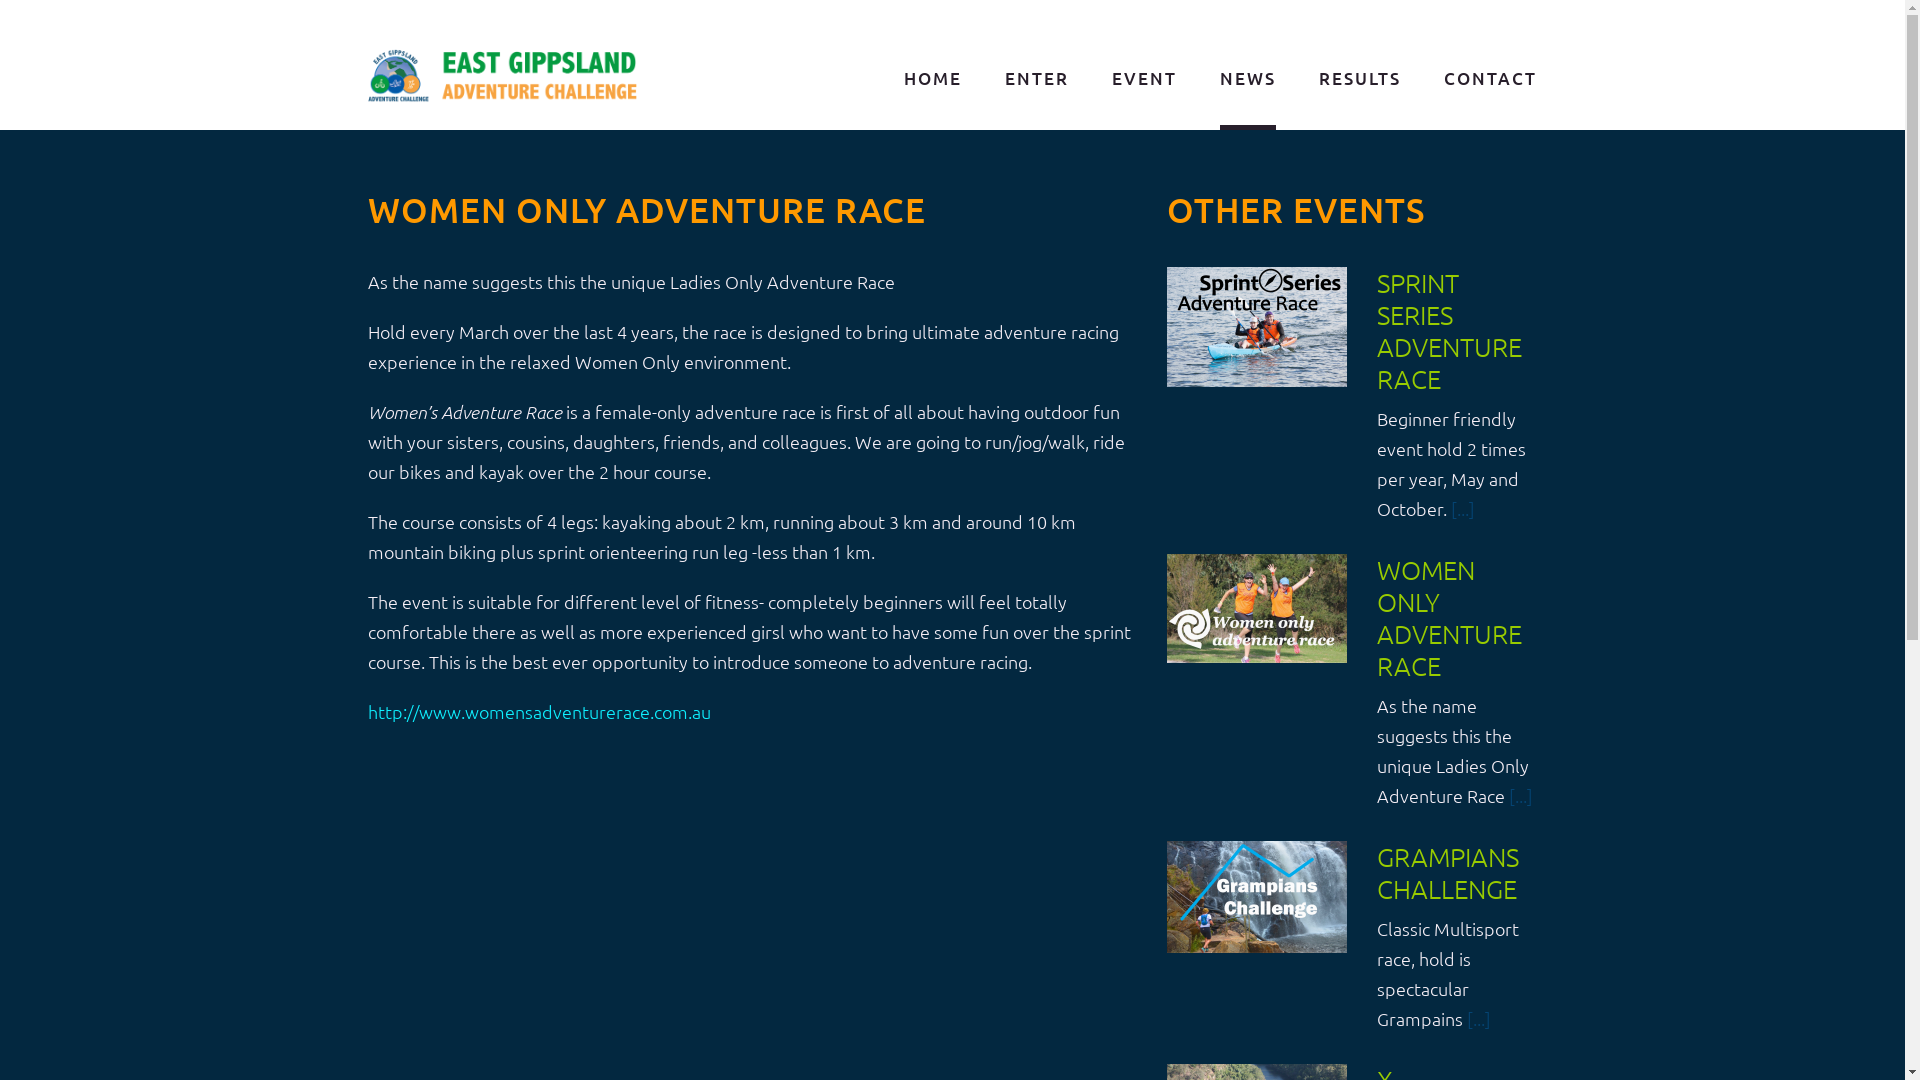 This screenshot has height=1080, width=1920. I want to click on 'HOME', so click(931, 79).